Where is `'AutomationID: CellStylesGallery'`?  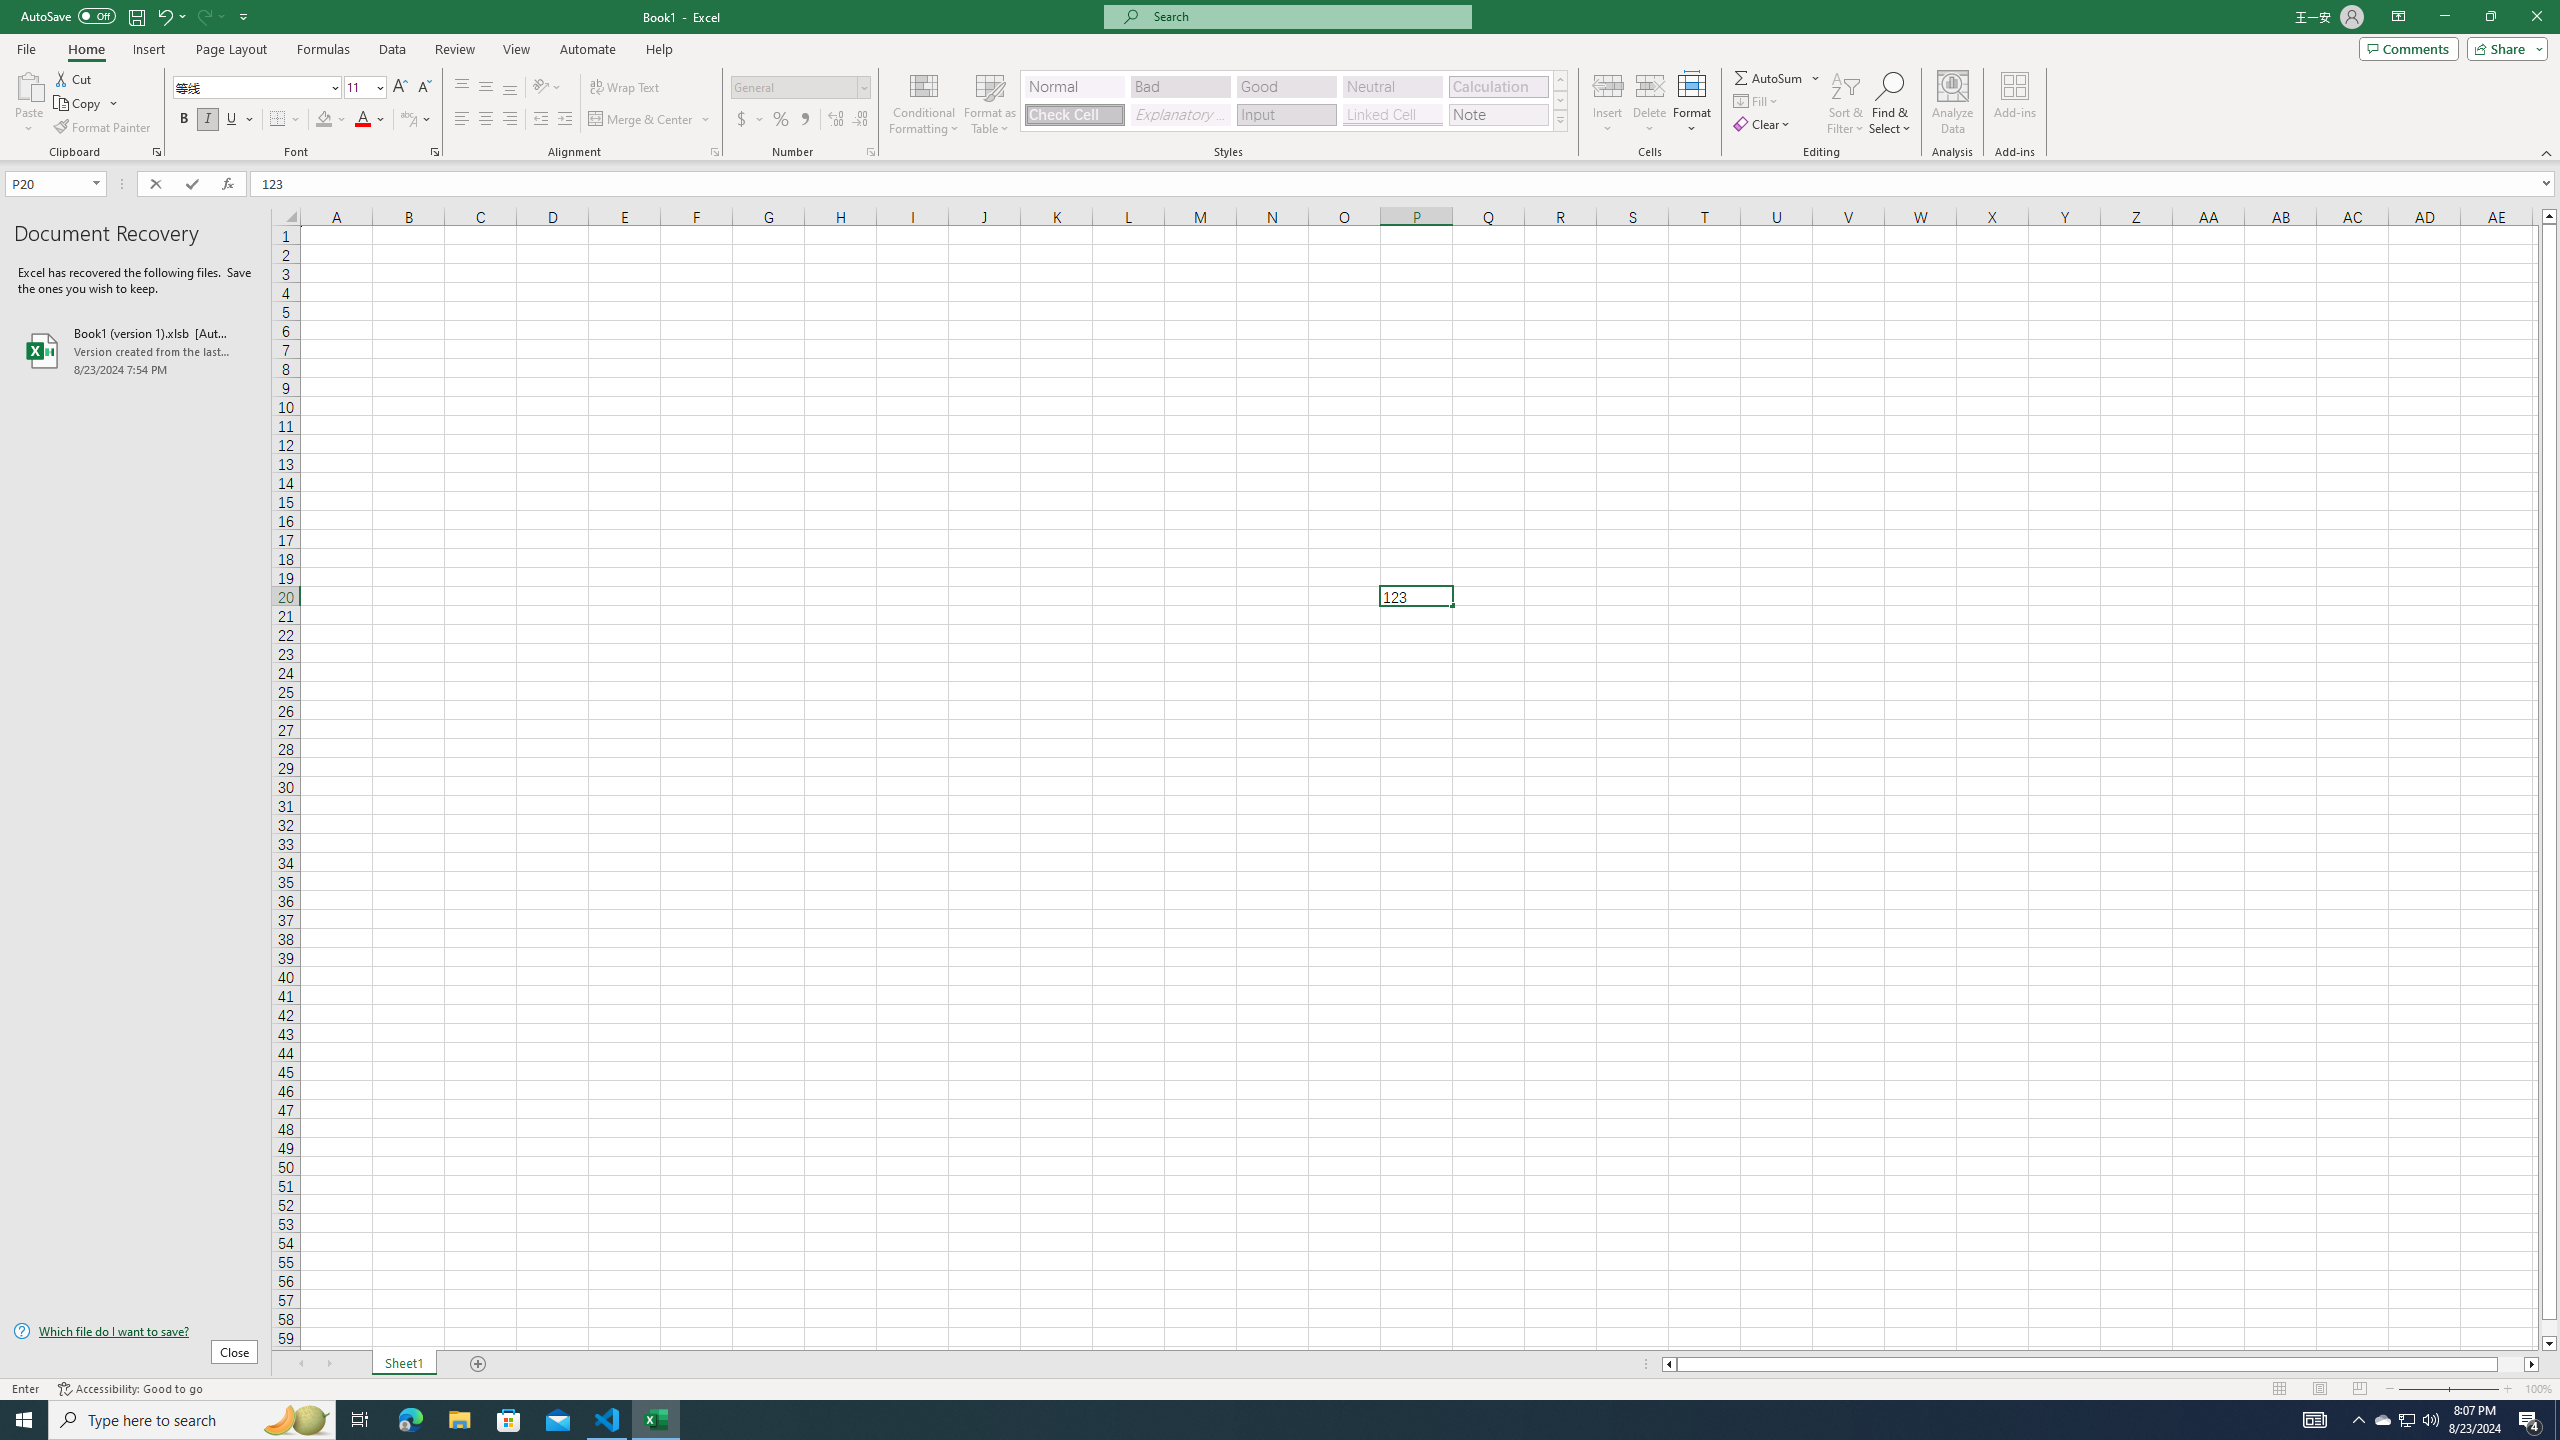
'AutomationID: CellStylesGallery' is located at coordinates (1295, 100).